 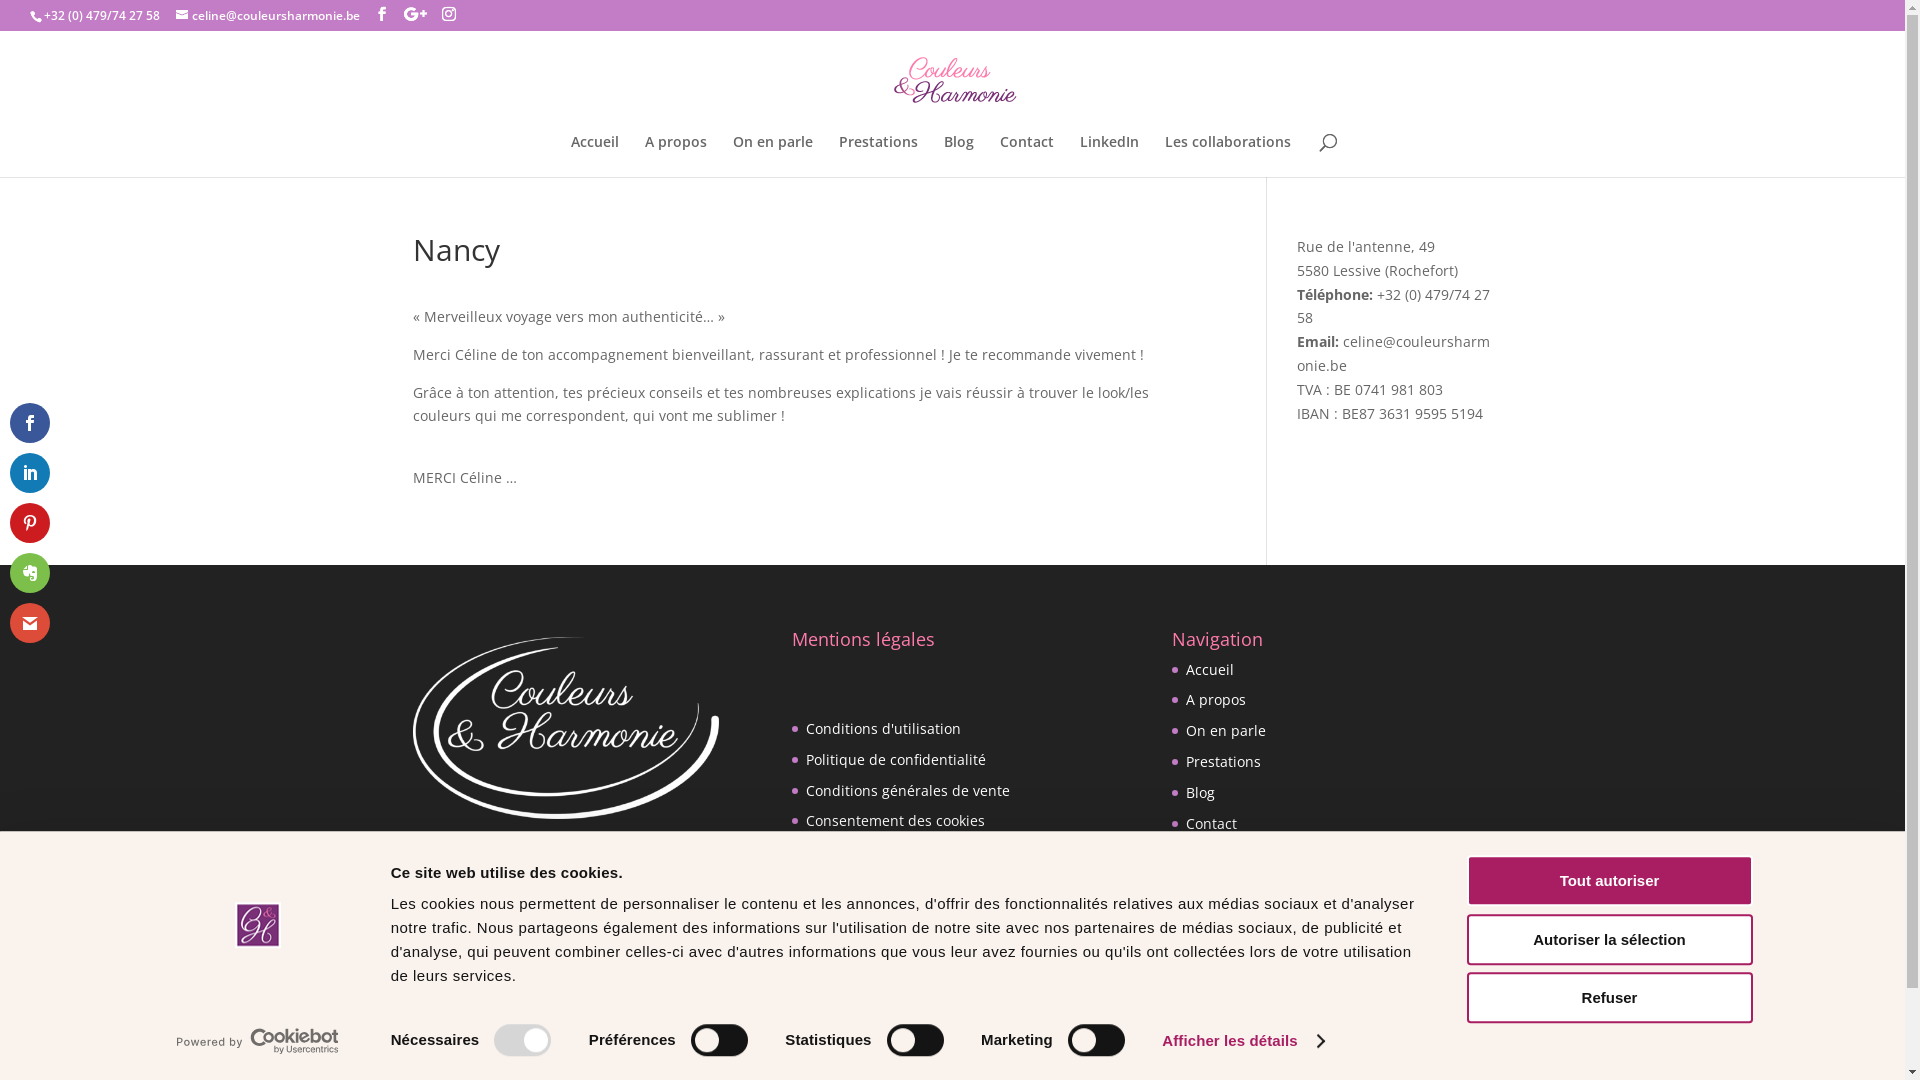 I want to click on 'Les collaborations', so click(x=1226, y=154).